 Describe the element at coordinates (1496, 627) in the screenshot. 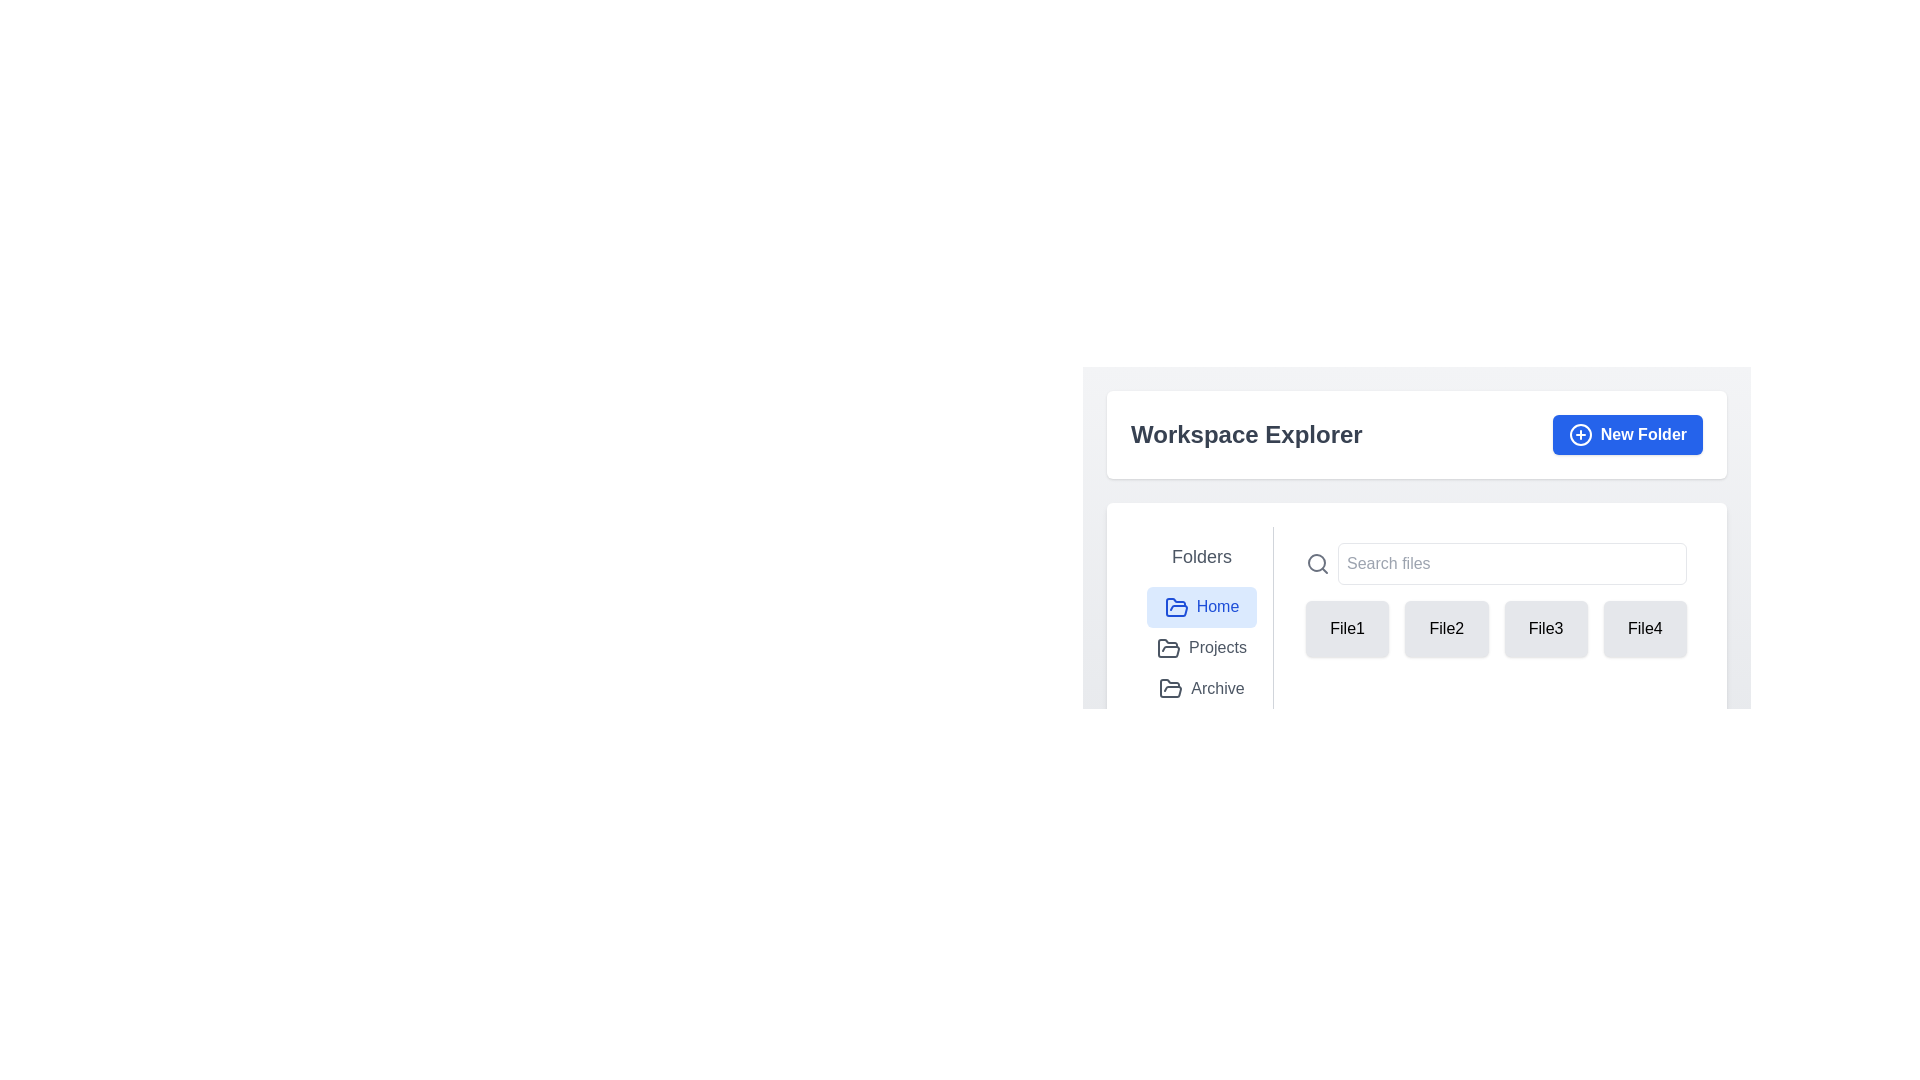

I see `to move a file icon from the Grid layout containing selectable buttons located below the 'Search files' bar in the 'Workspace Explorer' section` at that location.